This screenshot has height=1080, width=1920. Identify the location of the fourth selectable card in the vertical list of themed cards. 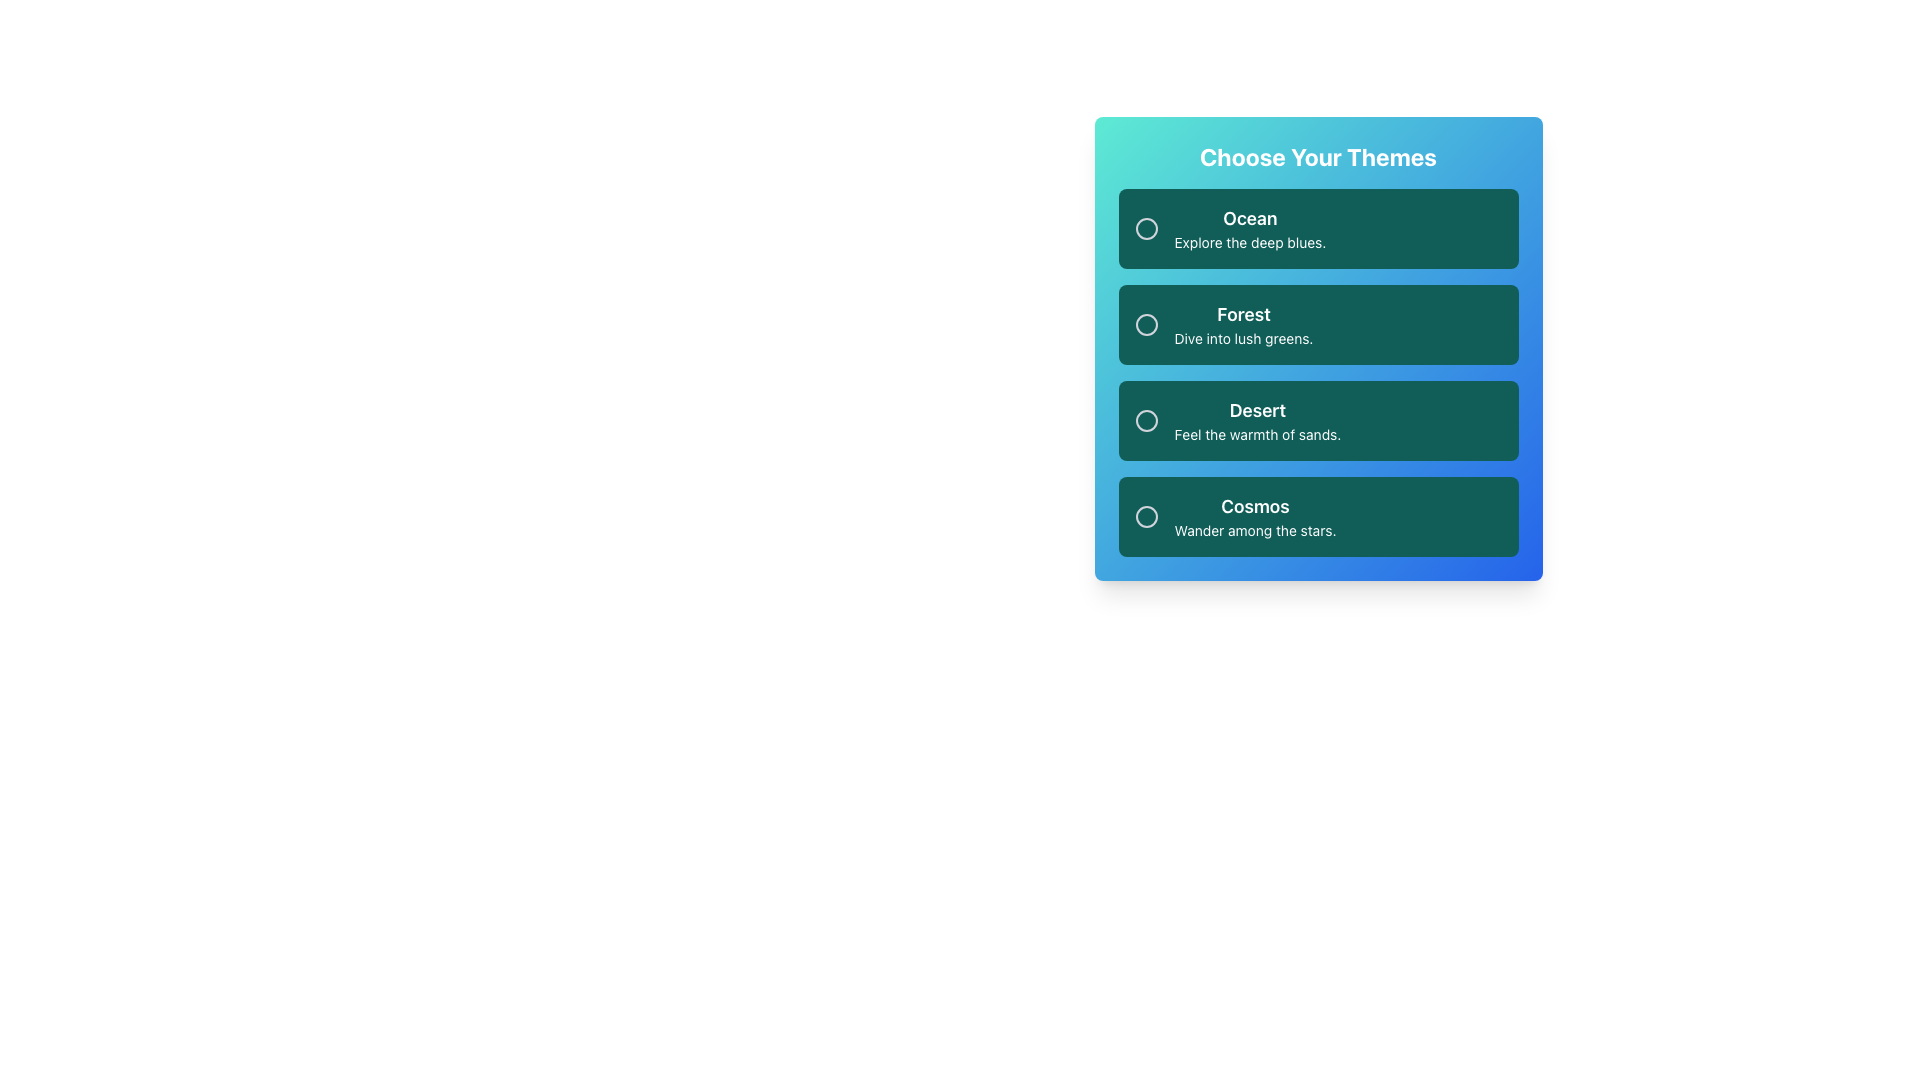
(1318, 515).